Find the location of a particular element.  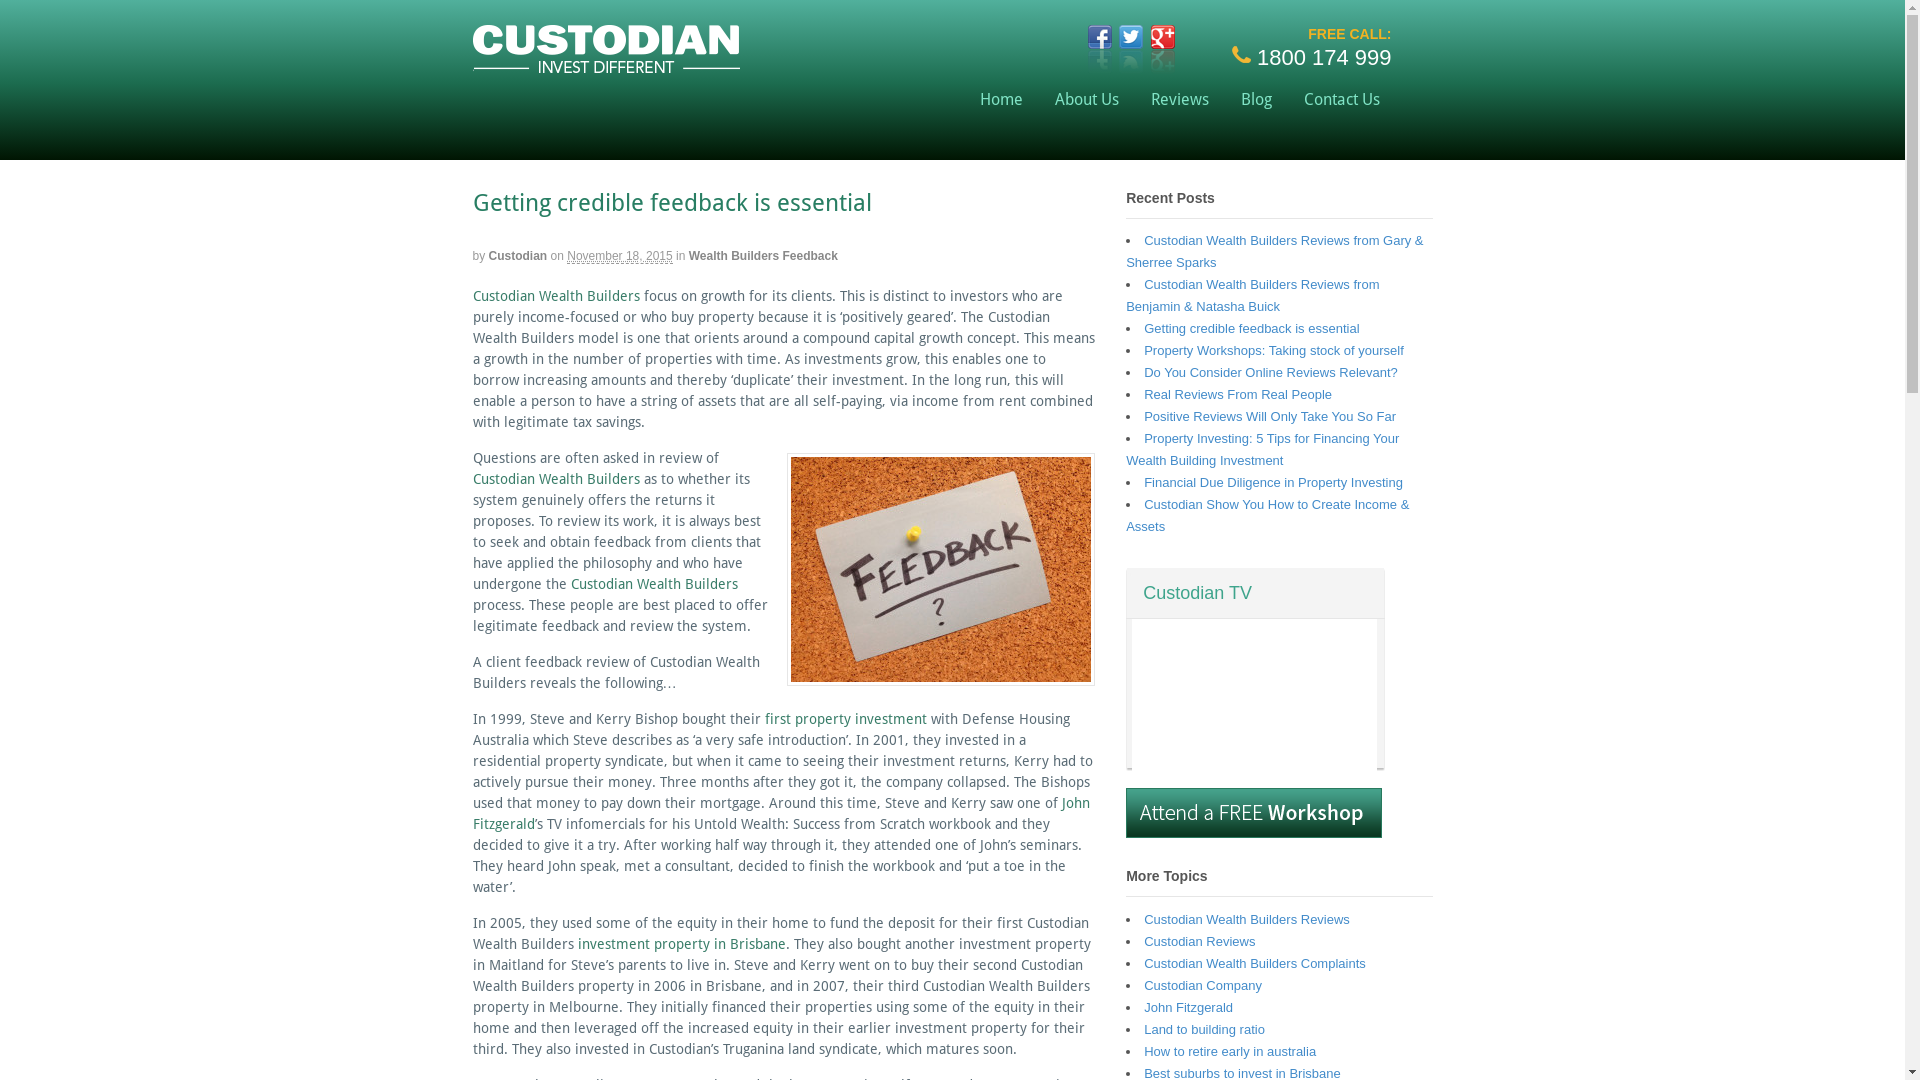

'John Fitzgerald' is located at coordinates (1188, 1007).